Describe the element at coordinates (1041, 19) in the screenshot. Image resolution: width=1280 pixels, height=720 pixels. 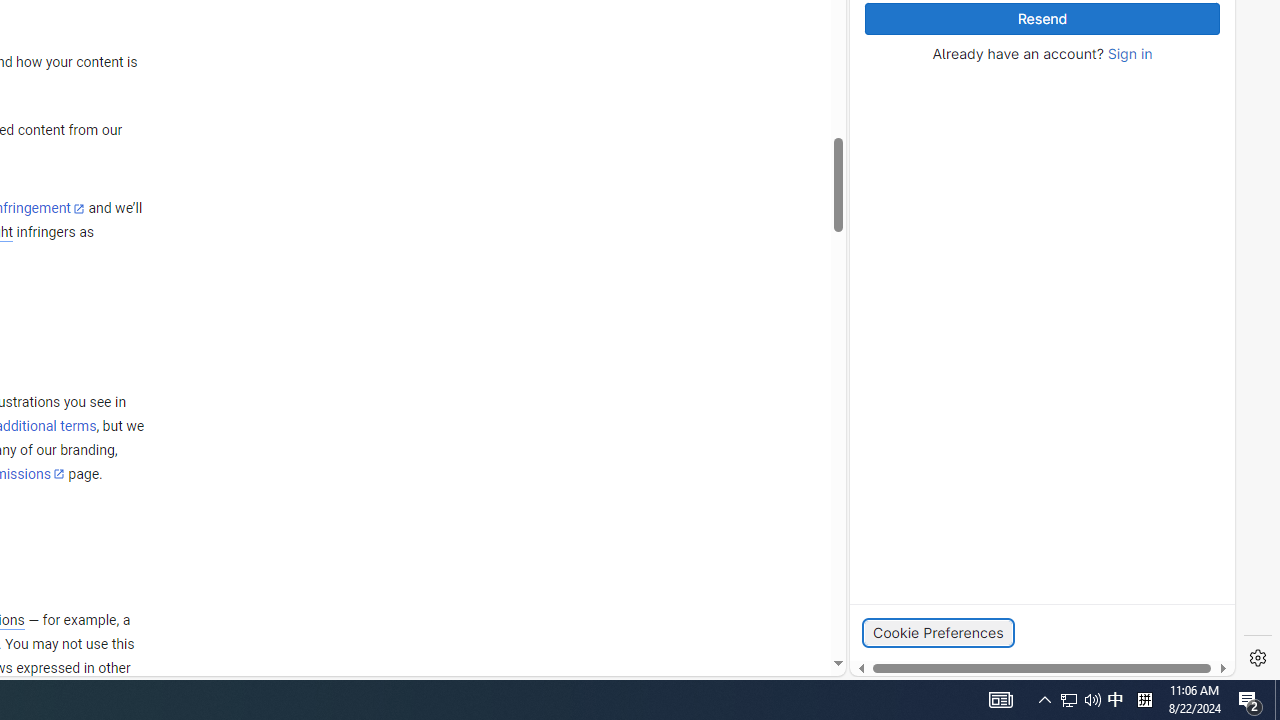
I see `'Resend'` at that location.